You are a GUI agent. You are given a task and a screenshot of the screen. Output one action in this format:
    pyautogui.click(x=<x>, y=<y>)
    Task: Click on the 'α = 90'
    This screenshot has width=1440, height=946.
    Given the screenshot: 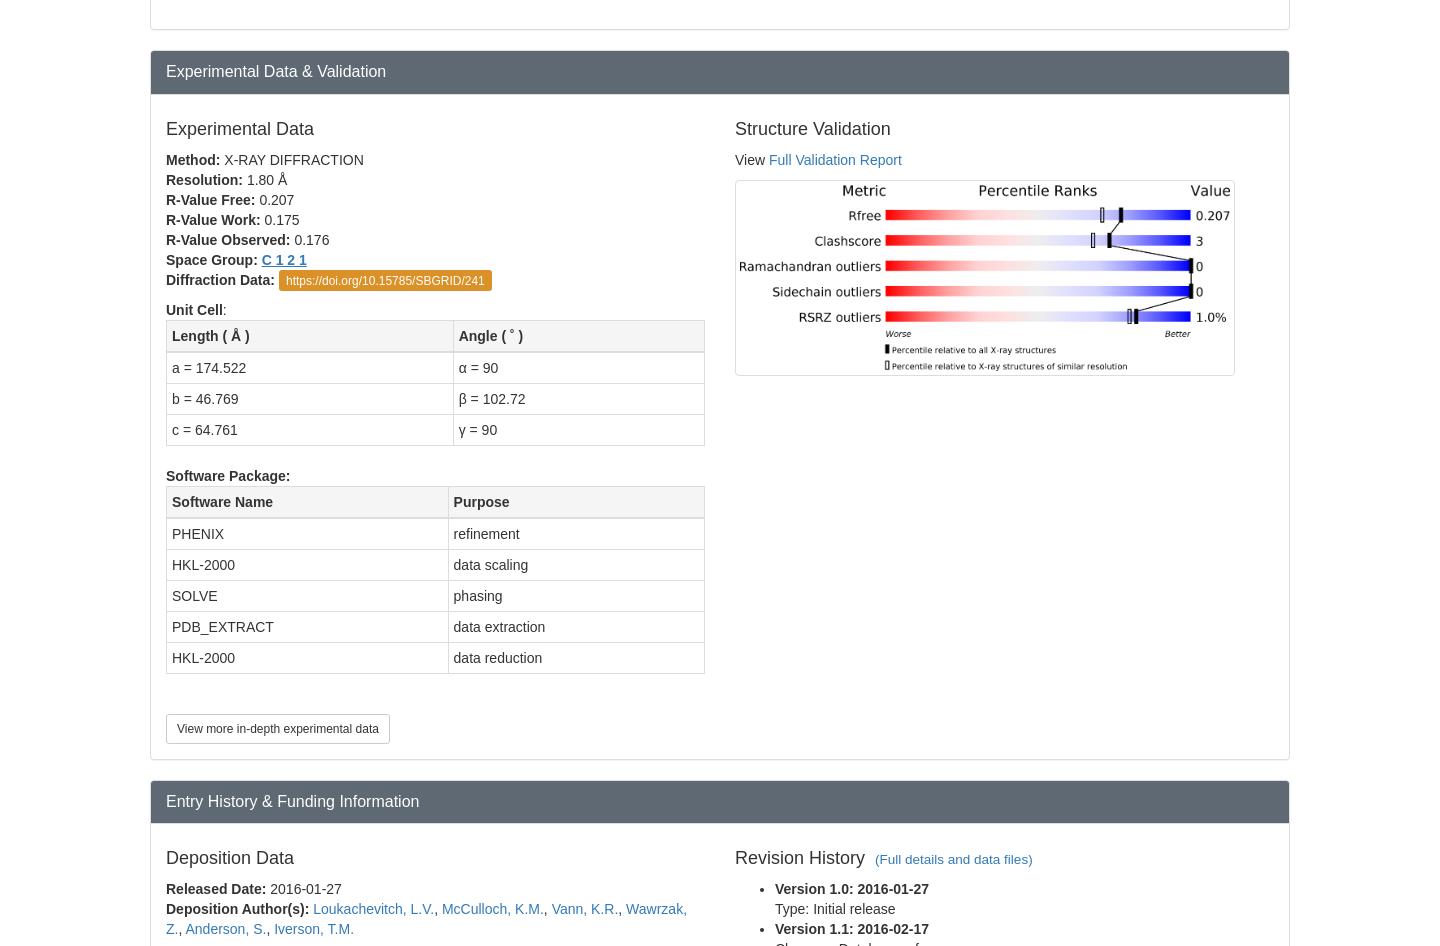 What is the action you would take?
    pyautogui.click(x=477, y=366)
    